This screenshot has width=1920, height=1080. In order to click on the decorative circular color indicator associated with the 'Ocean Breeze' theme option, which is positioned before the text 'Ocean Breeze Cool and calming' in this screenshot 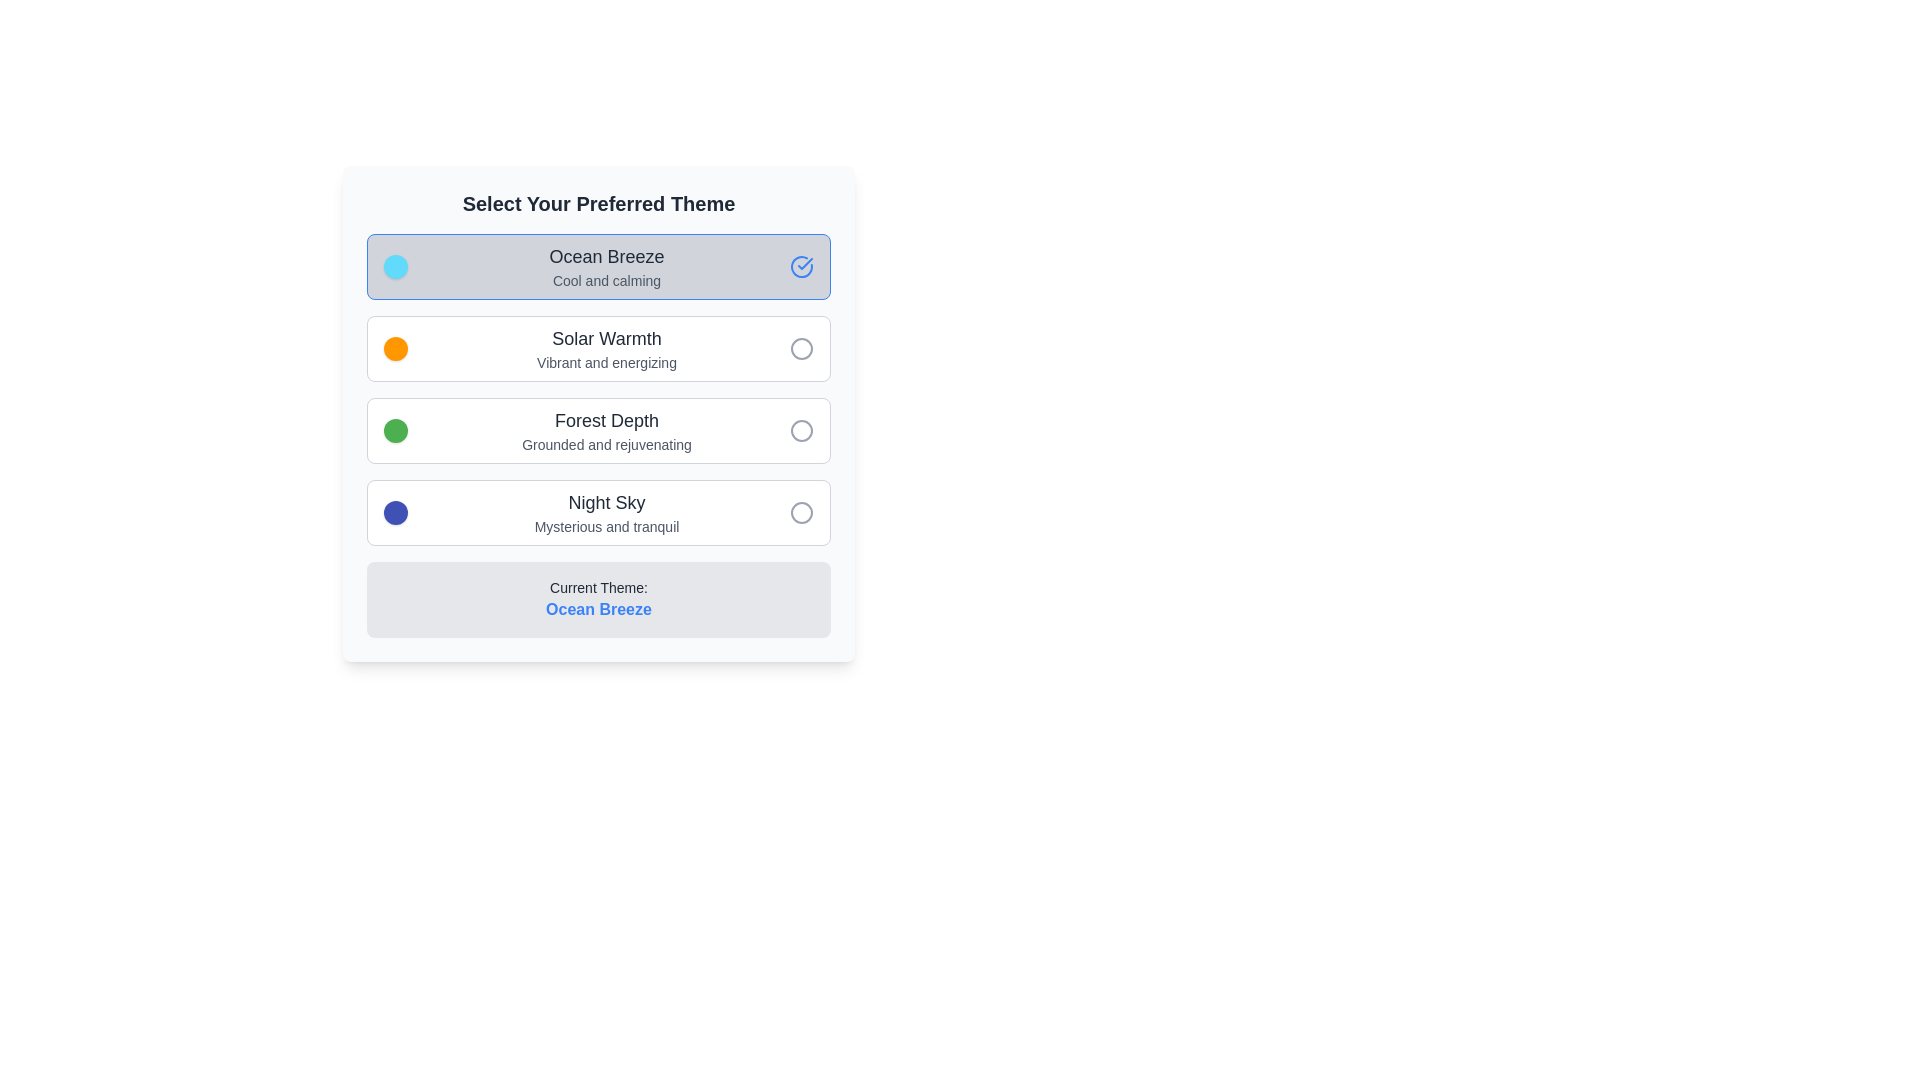, I will do `click(395, 265)`.